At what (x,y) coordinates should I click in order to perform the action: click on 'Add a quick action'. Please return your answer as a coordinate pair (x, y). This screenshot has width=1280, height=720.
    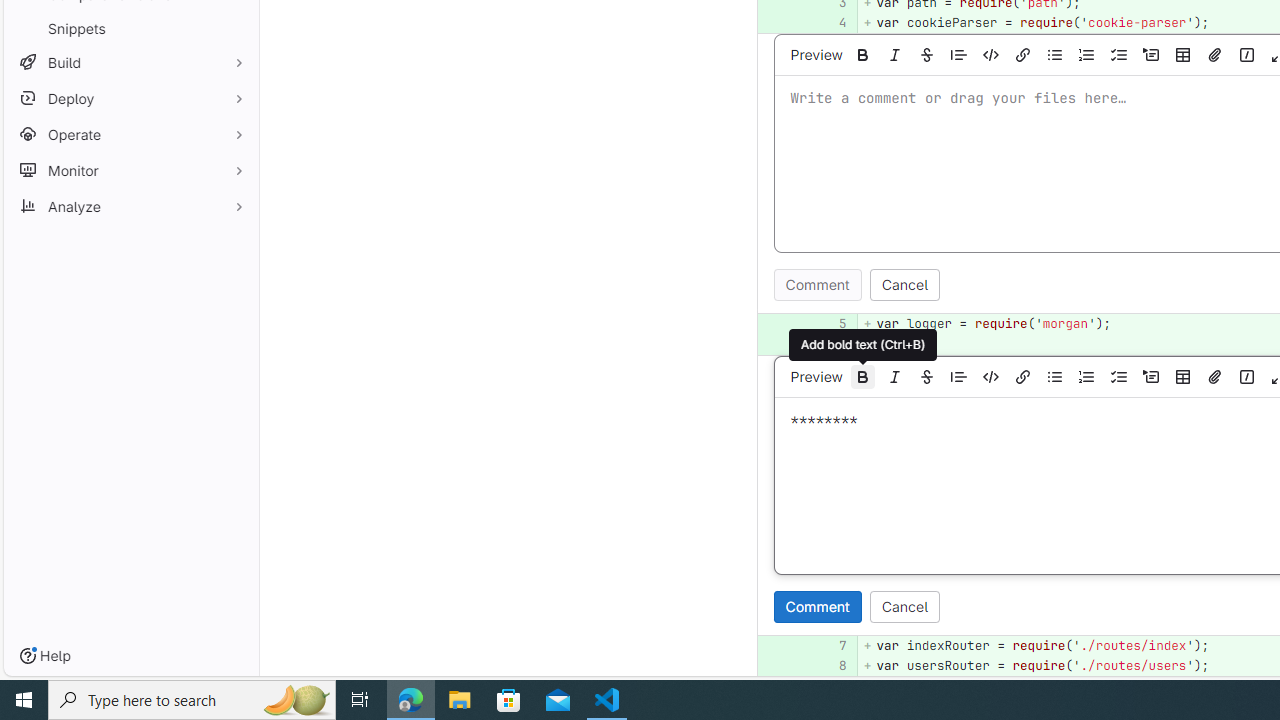
    Looking at the image, I should click on (1246, 376).